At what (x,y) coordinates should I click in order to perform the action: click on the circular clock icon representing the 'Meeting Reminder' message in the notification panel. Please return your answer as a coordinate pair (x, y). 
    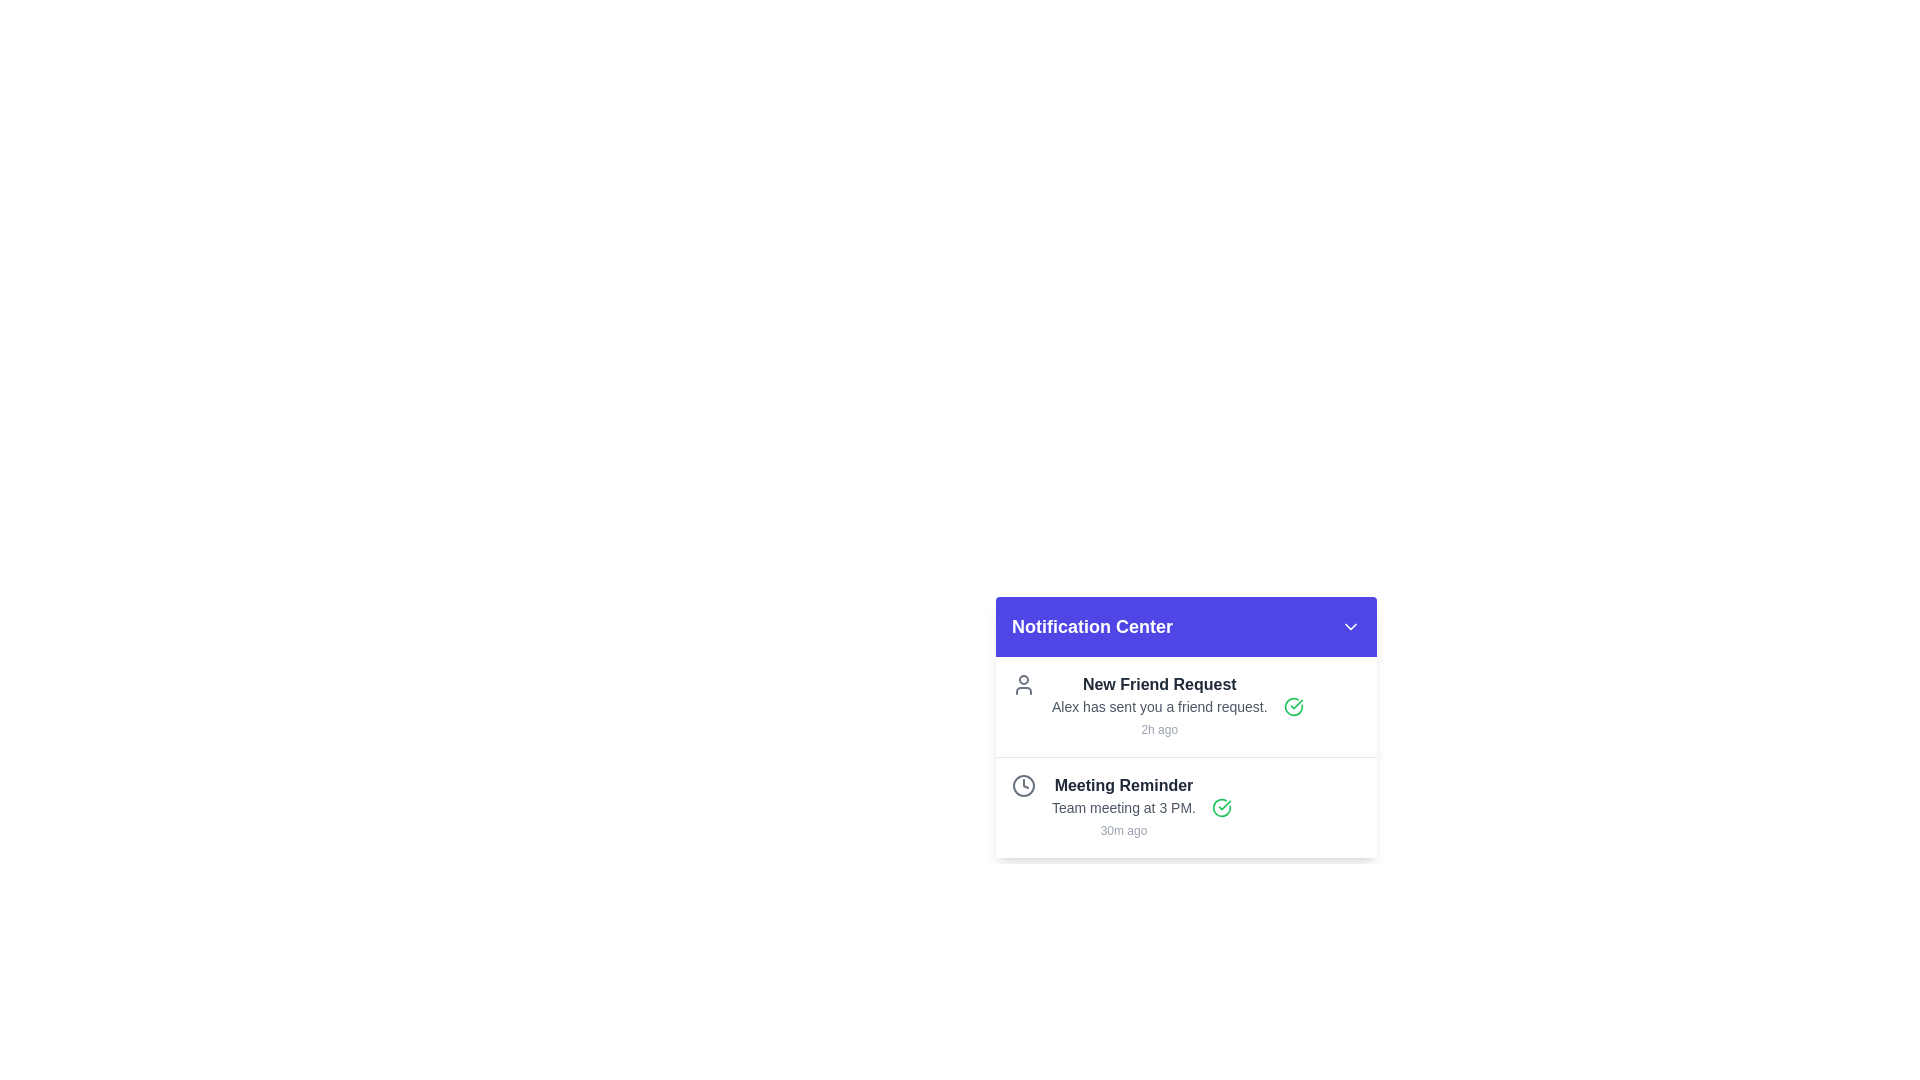
    Looking at the image, I should click on (1023, 785).